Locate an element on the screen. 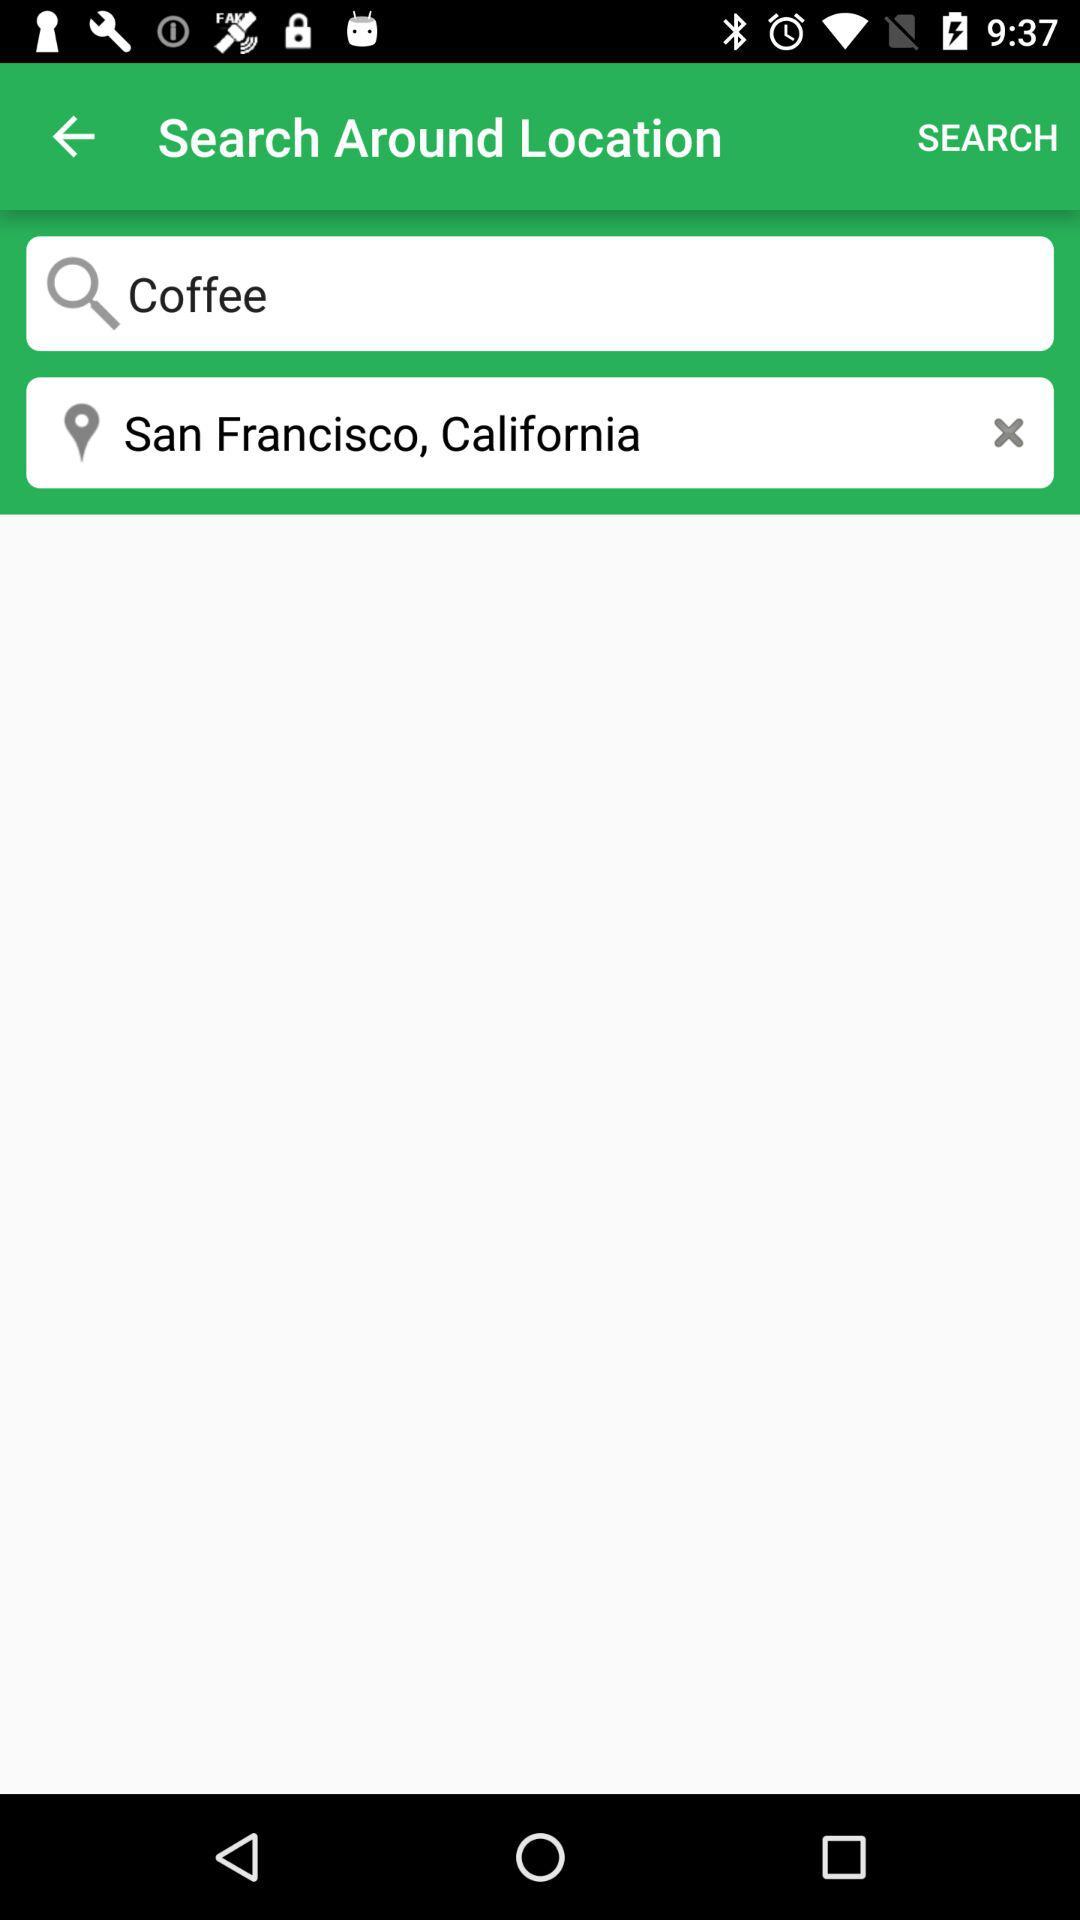 The height and width of the screenshot is (1920, 1080). icon next to search around location item is located at coordinates (72, 135).